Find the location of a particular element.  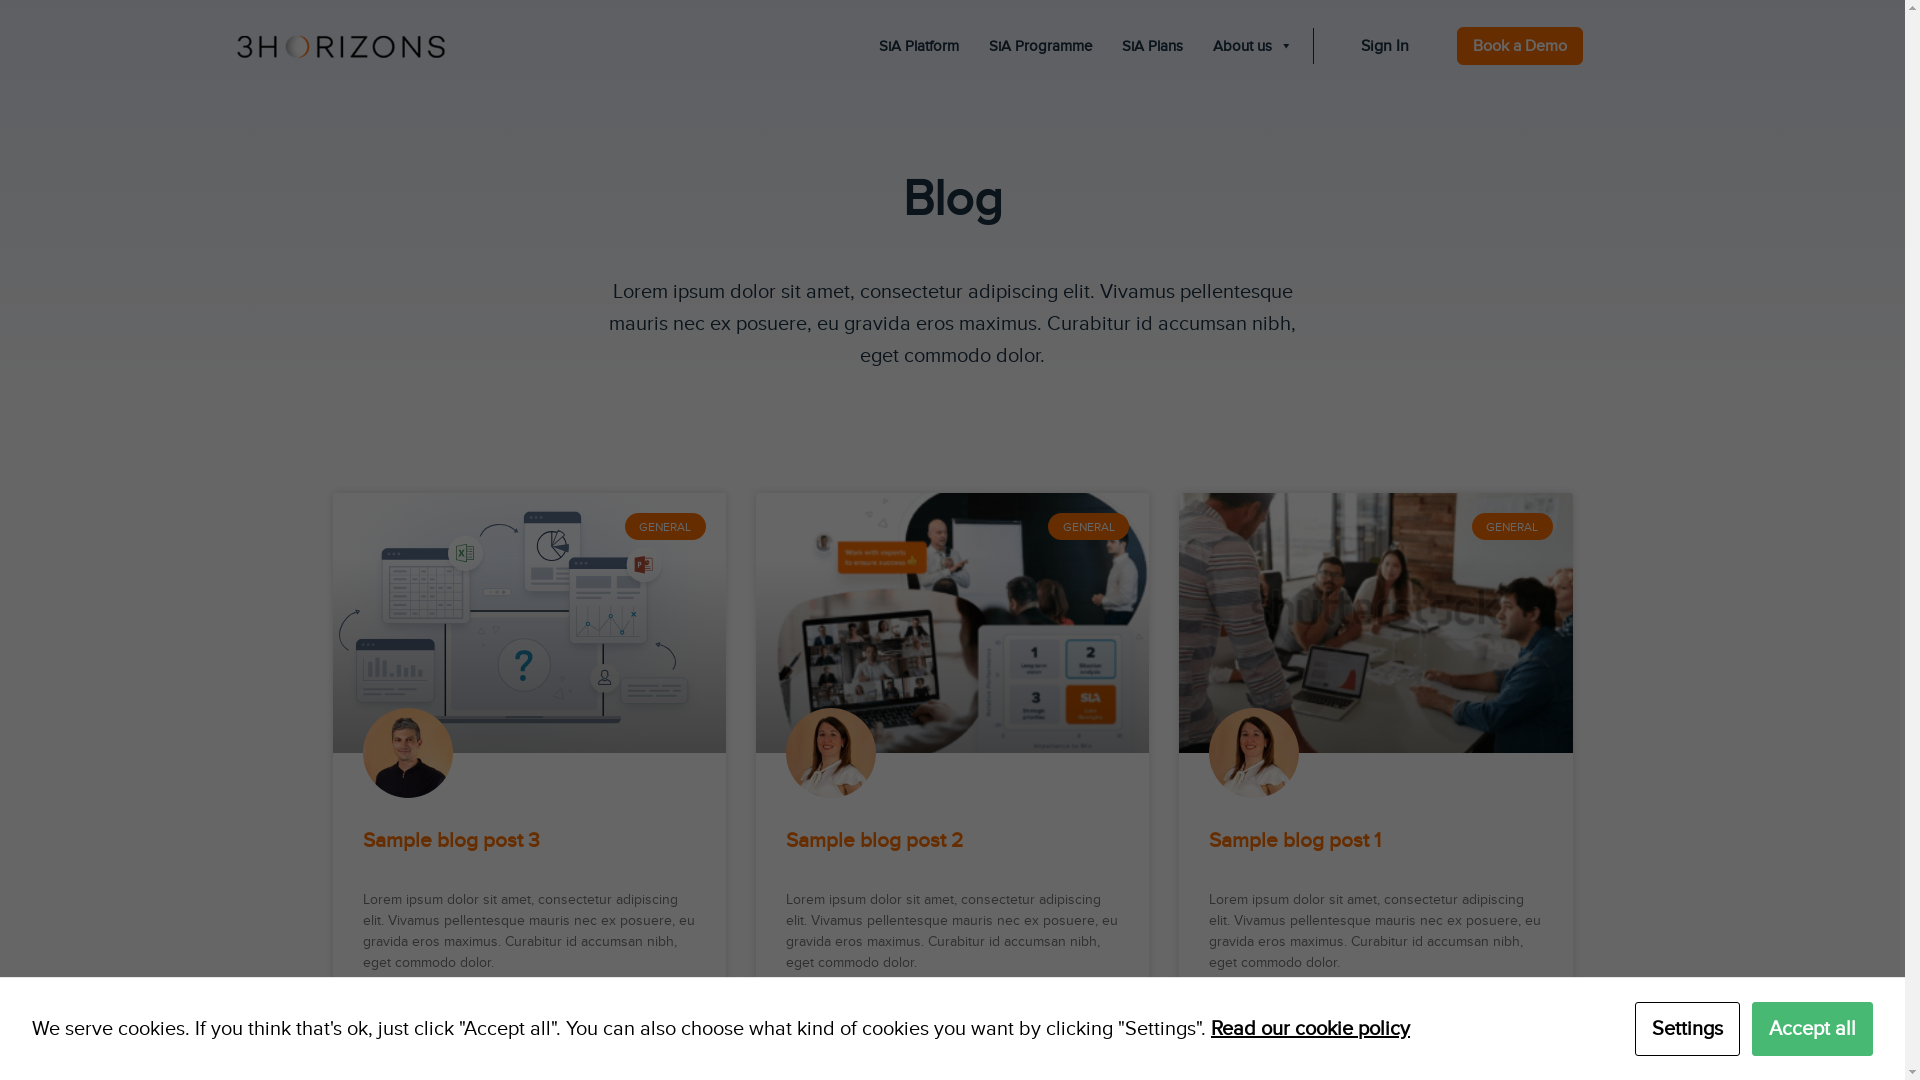

'SiA Plans' is located at coordinates (1152, 45).